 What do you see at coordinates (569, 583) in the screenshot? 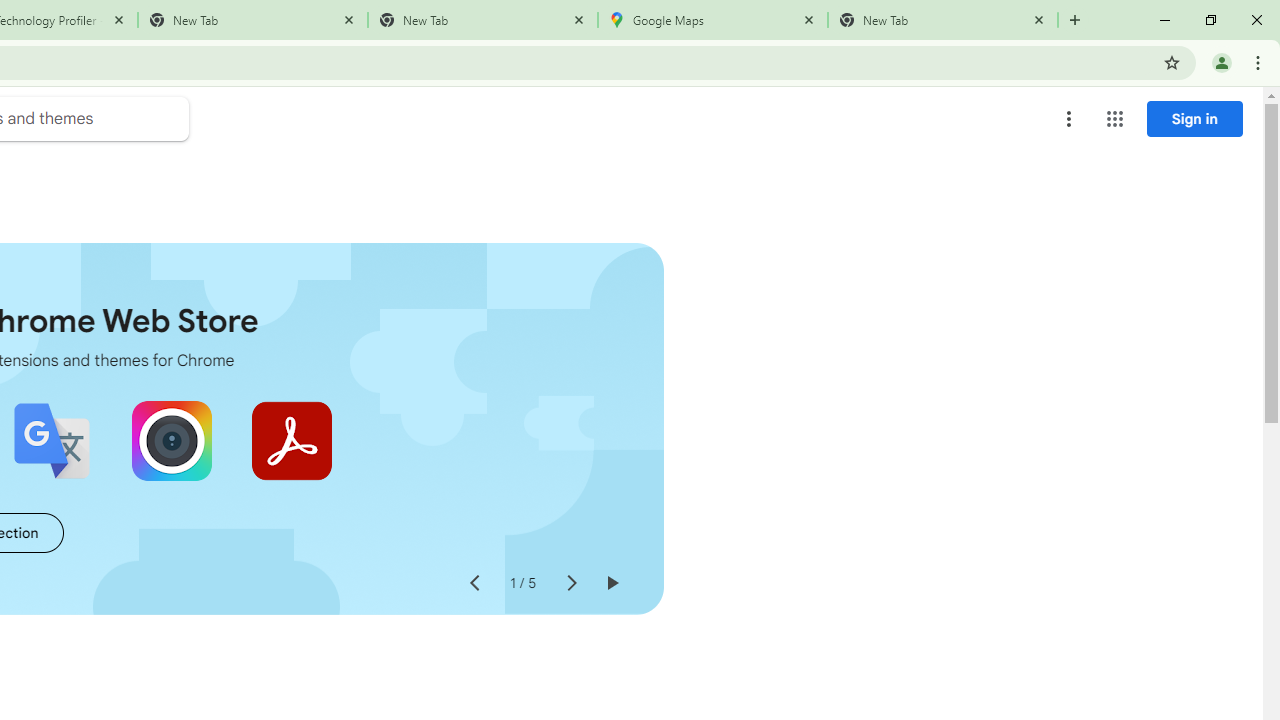
I see `'Next slide'` at bounding box center [569, 583].